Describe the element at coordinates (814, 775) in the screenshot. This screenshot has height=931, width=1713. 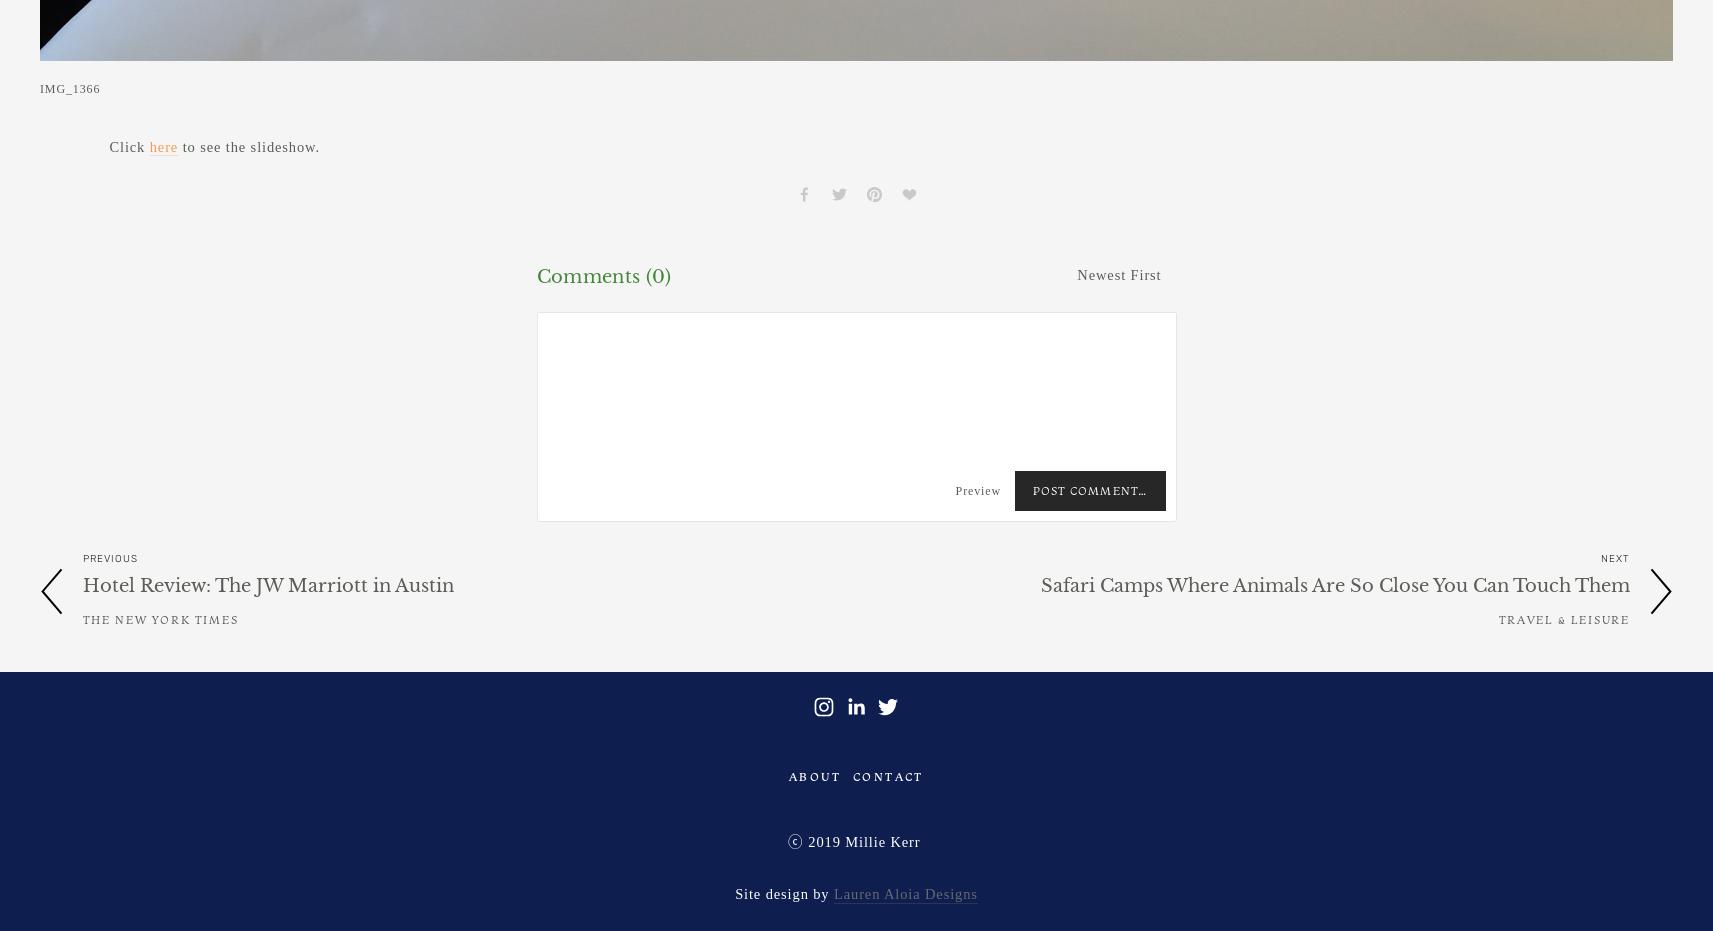
I see `'About'` at that location.